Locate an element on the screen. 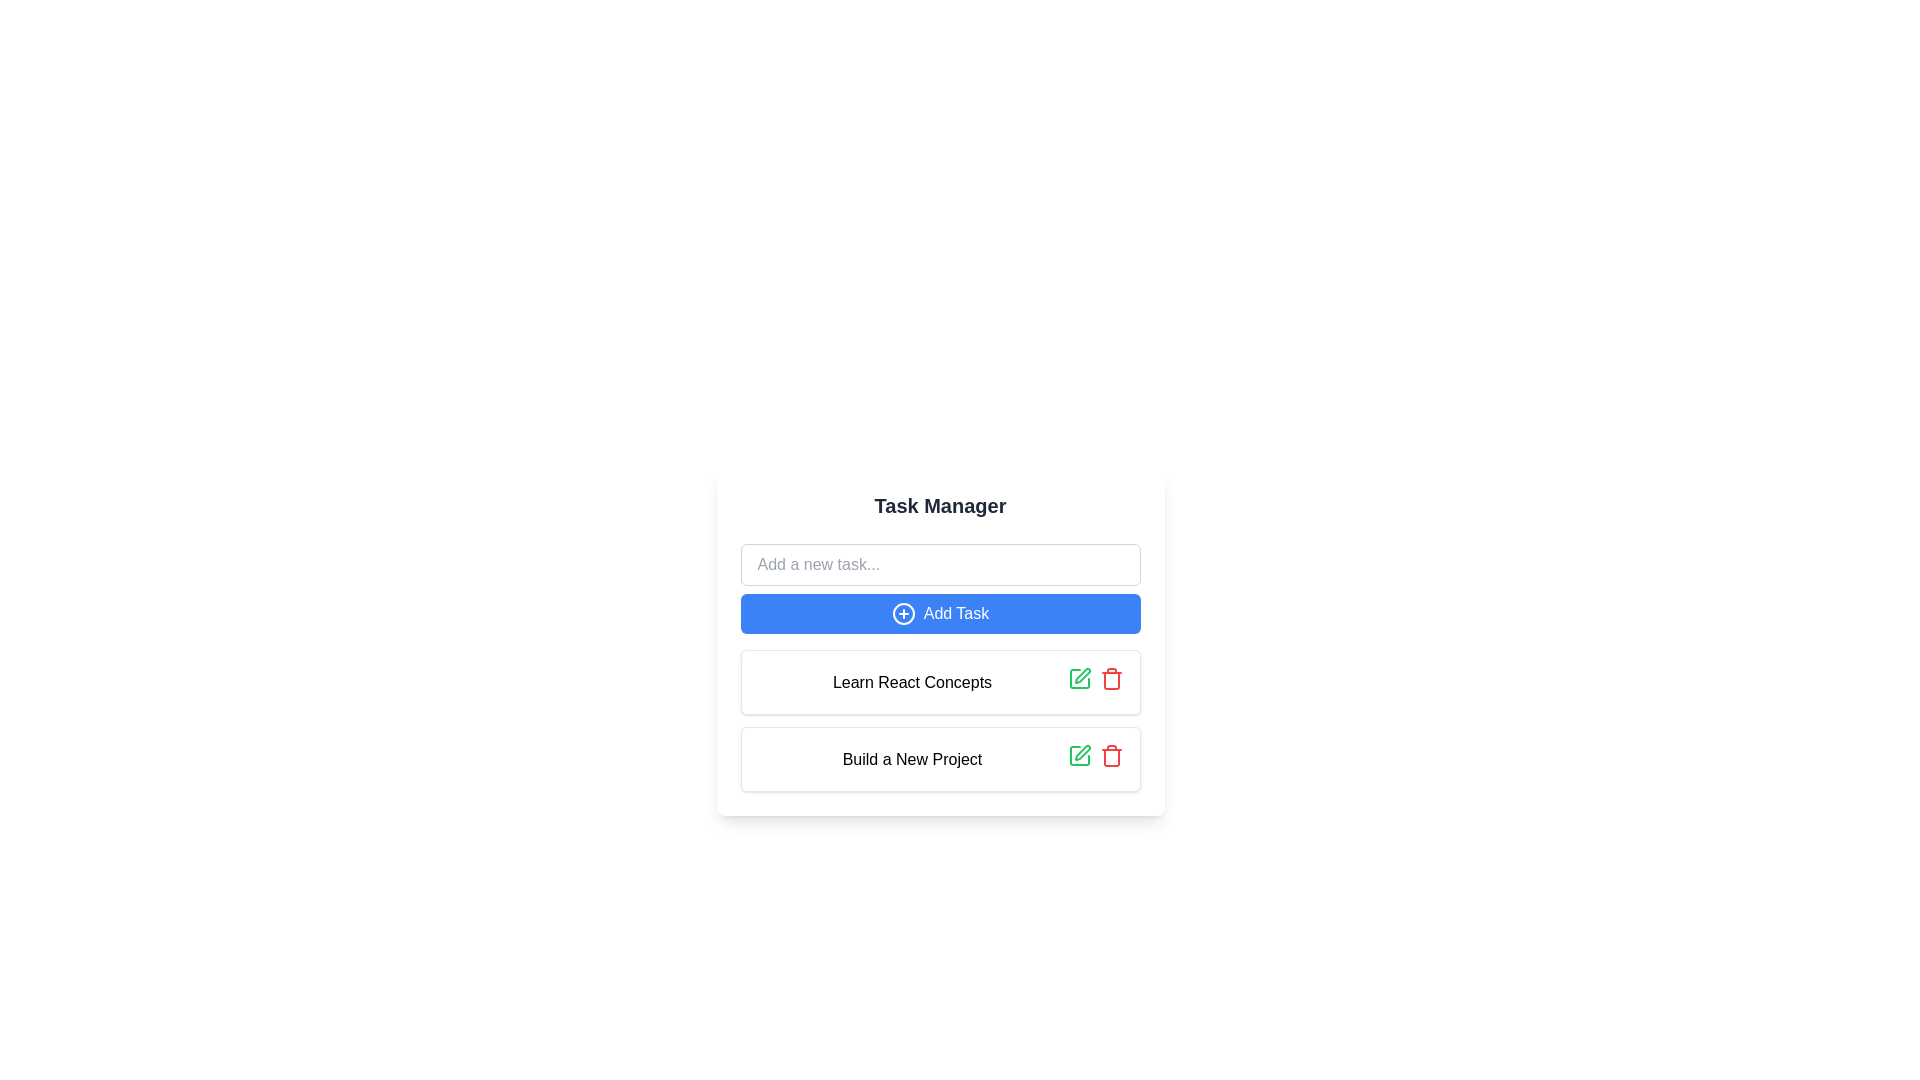  the green pencil icon button, which is located in the bottom row of the task list is located at coordinates (1078, 756).